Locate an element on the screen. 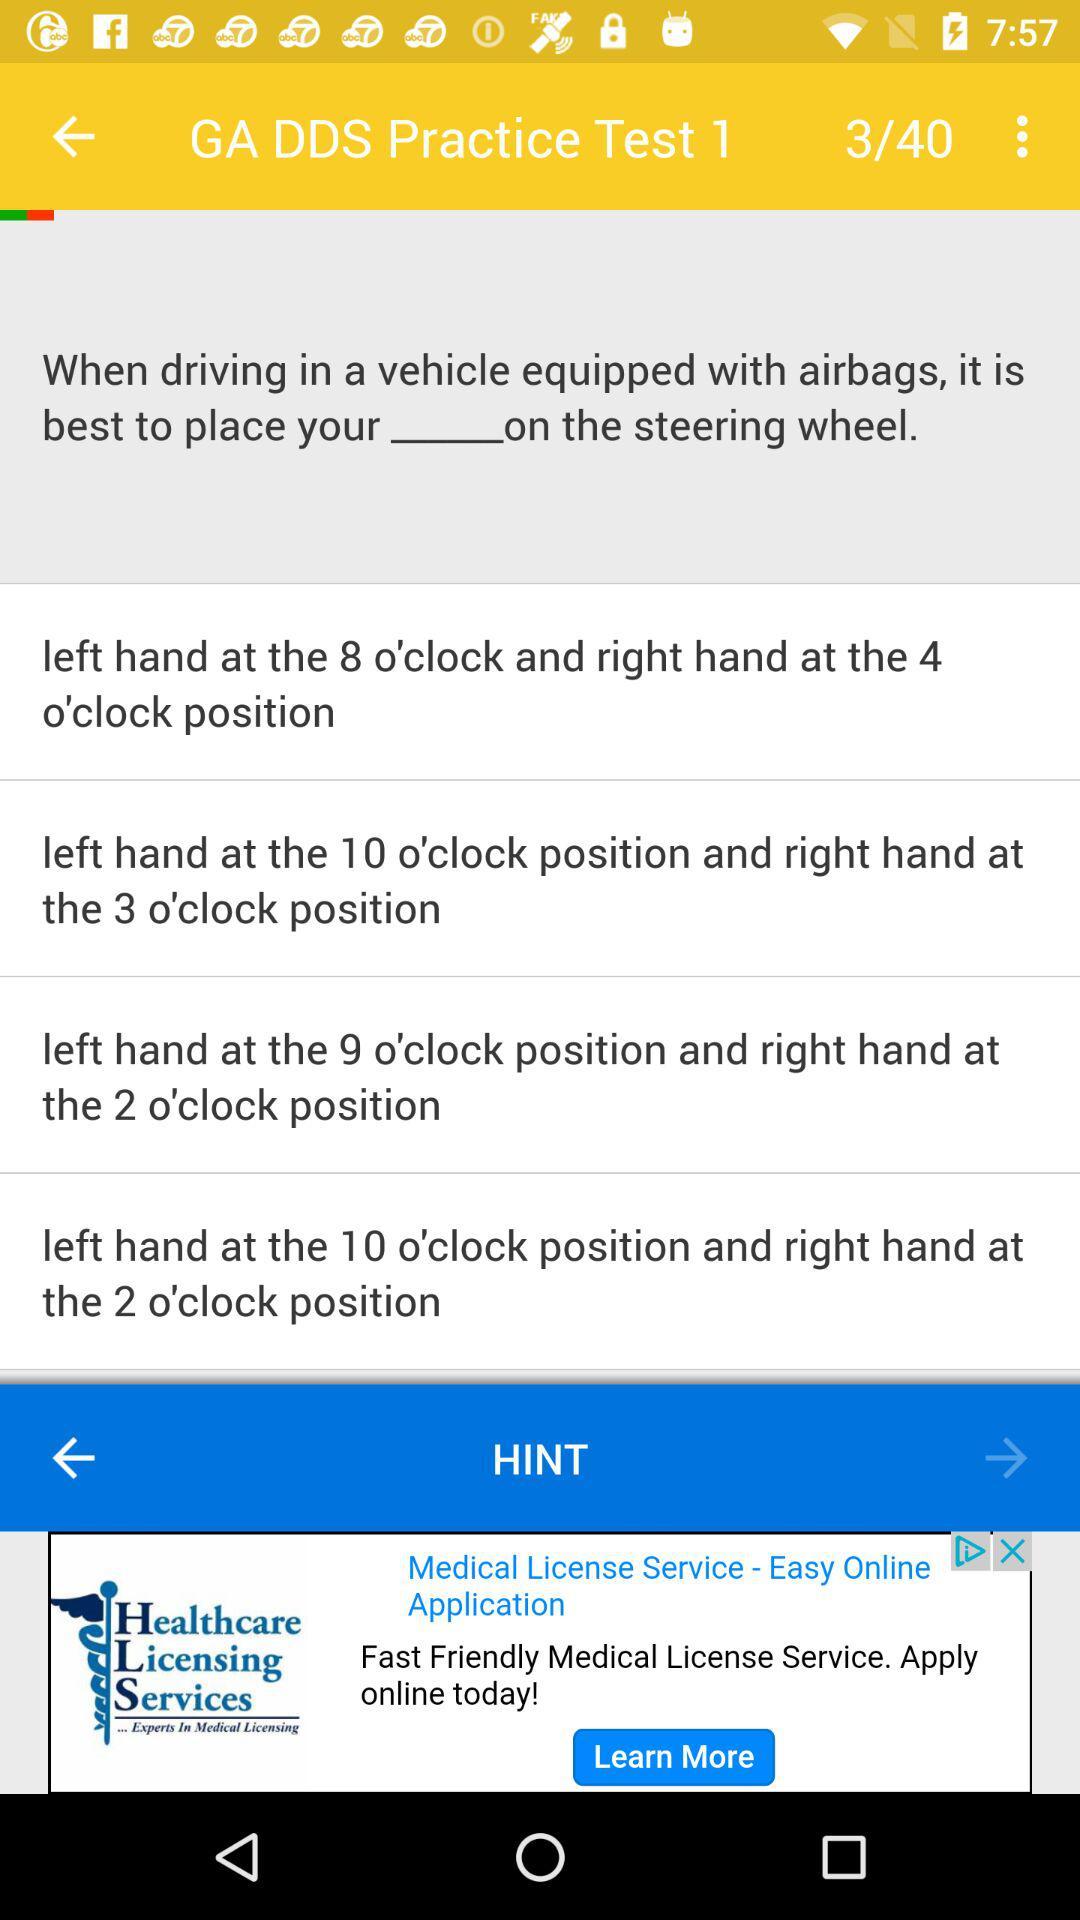 The height and width of the screenshot is (1920, 1080). back hint is located at coordinates (72, 1458).